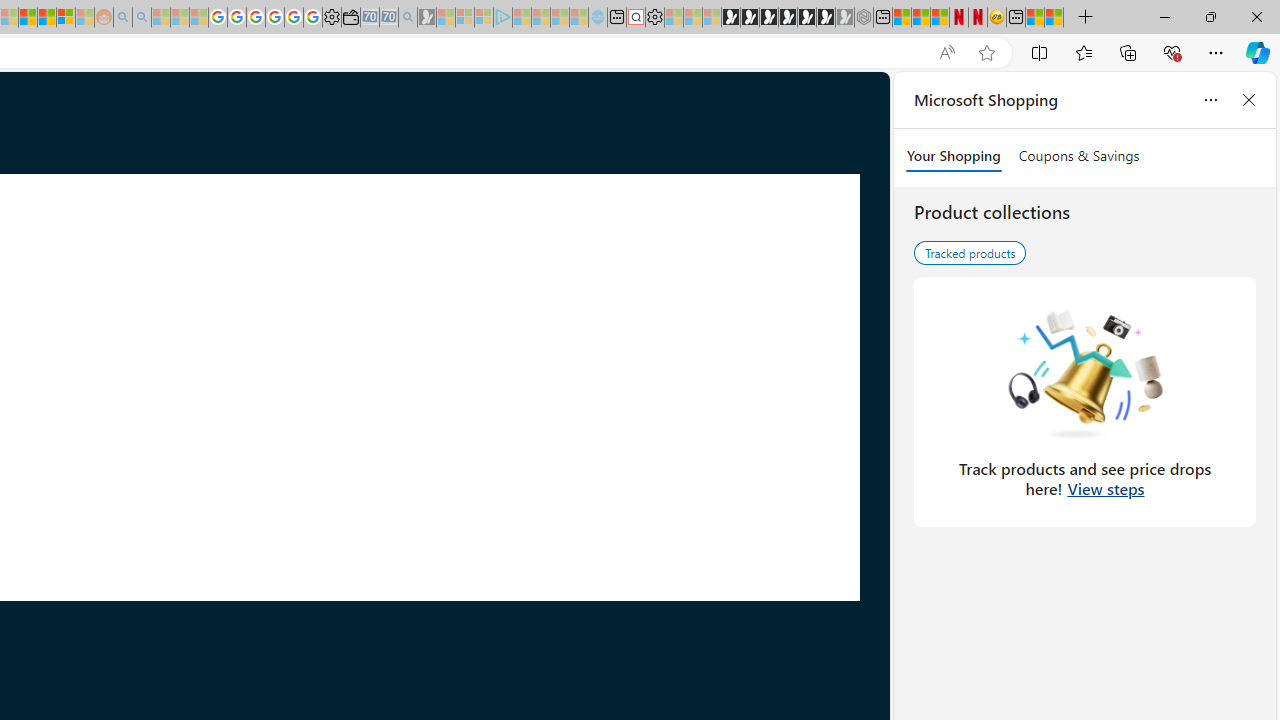 The height and width of the screenshot is (720, 1280). Describe the element at coordinates (768, 17) in the screenshot. I see `'Play Cave FRVR in your browser | Games from Microsoft Start'` at that location.